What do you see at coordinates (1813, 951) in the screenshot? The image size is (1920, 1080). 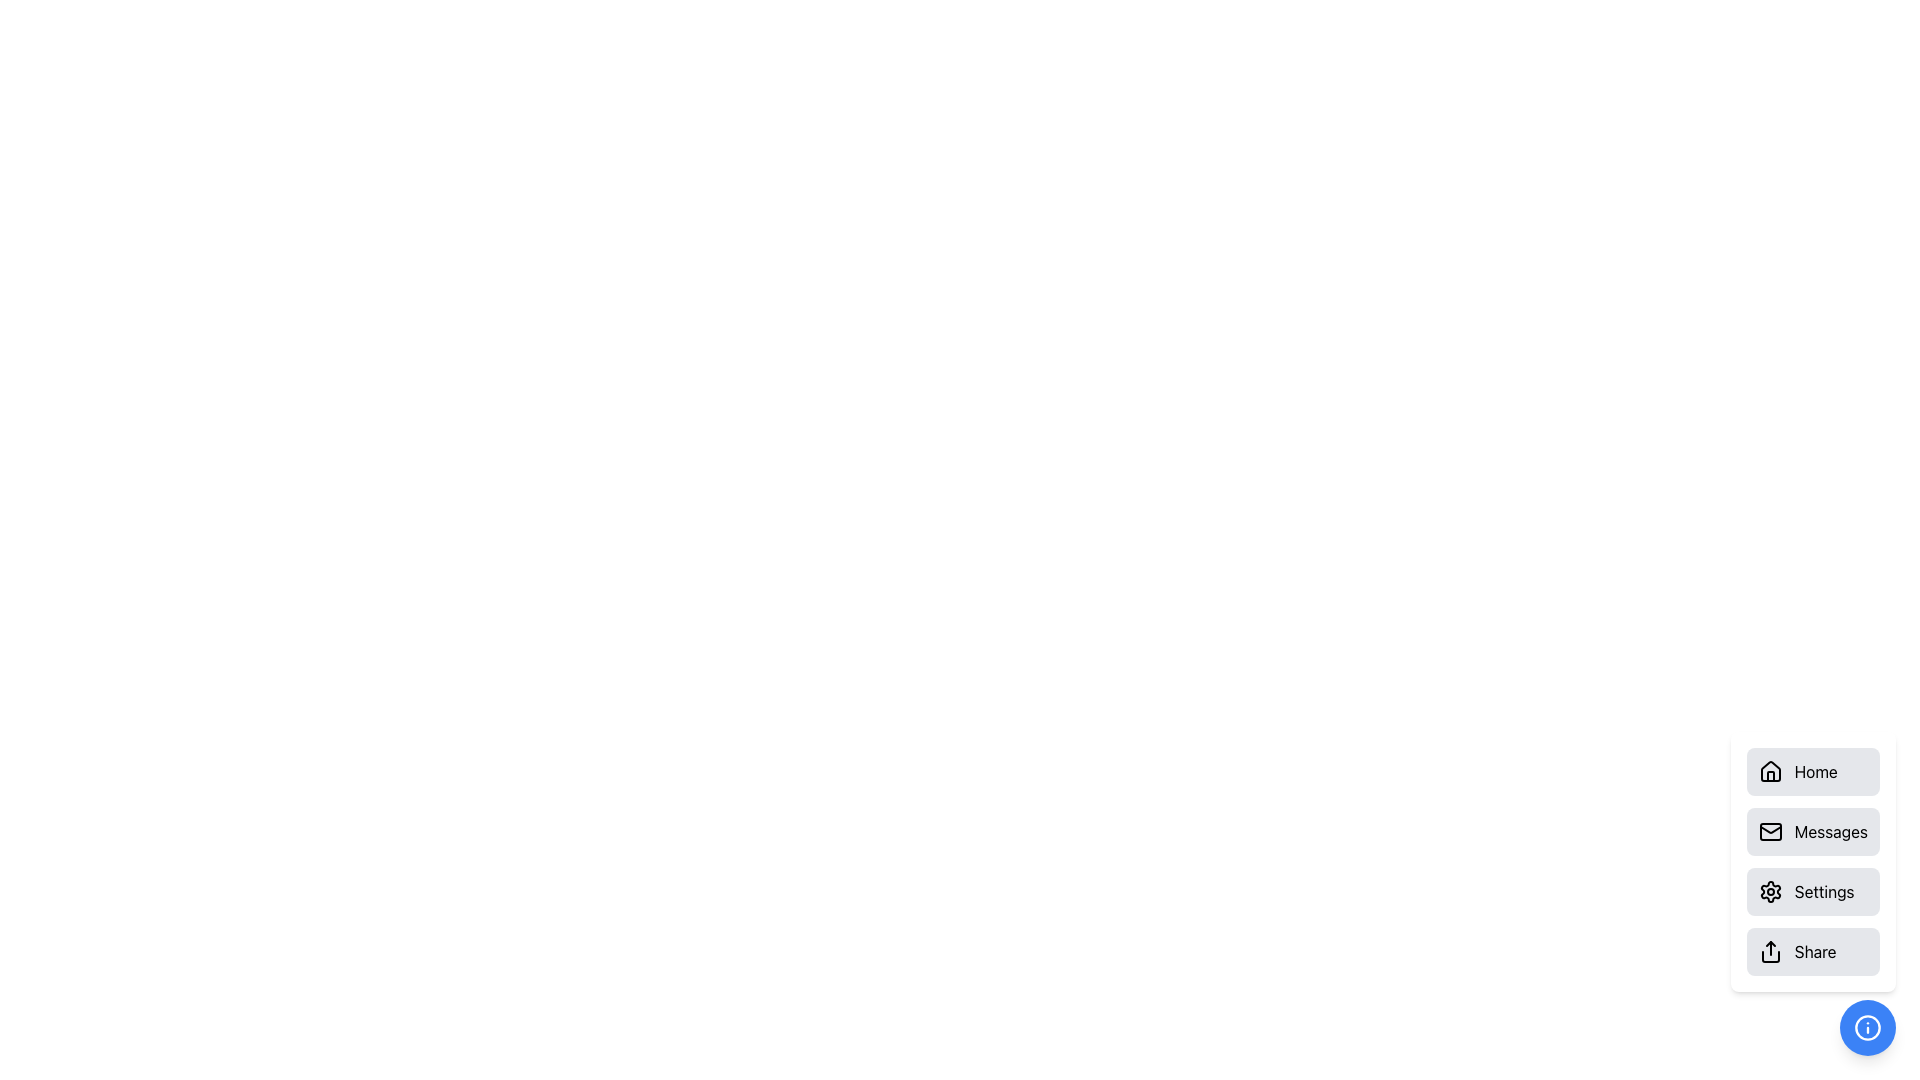 I see `the 'Share' button located at the bottom-right corner of the interface, styled with a light gray background and displaying a black share icon and the text 'Share'` at bounding box center [1813, 951].